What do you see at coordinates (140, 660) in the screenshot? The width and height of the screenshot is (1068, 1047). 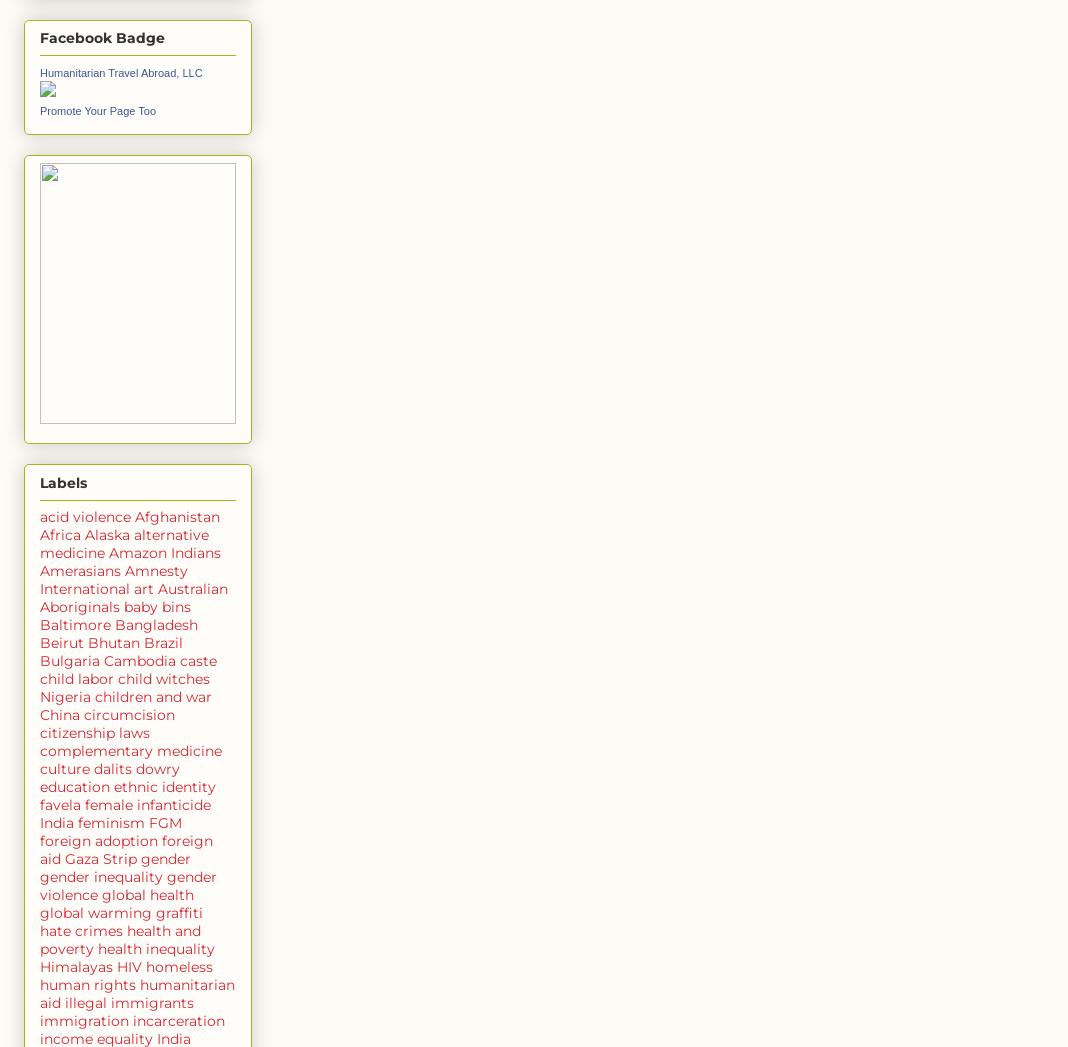 I see `'Cambodia'` at bounding box center [140, 660].